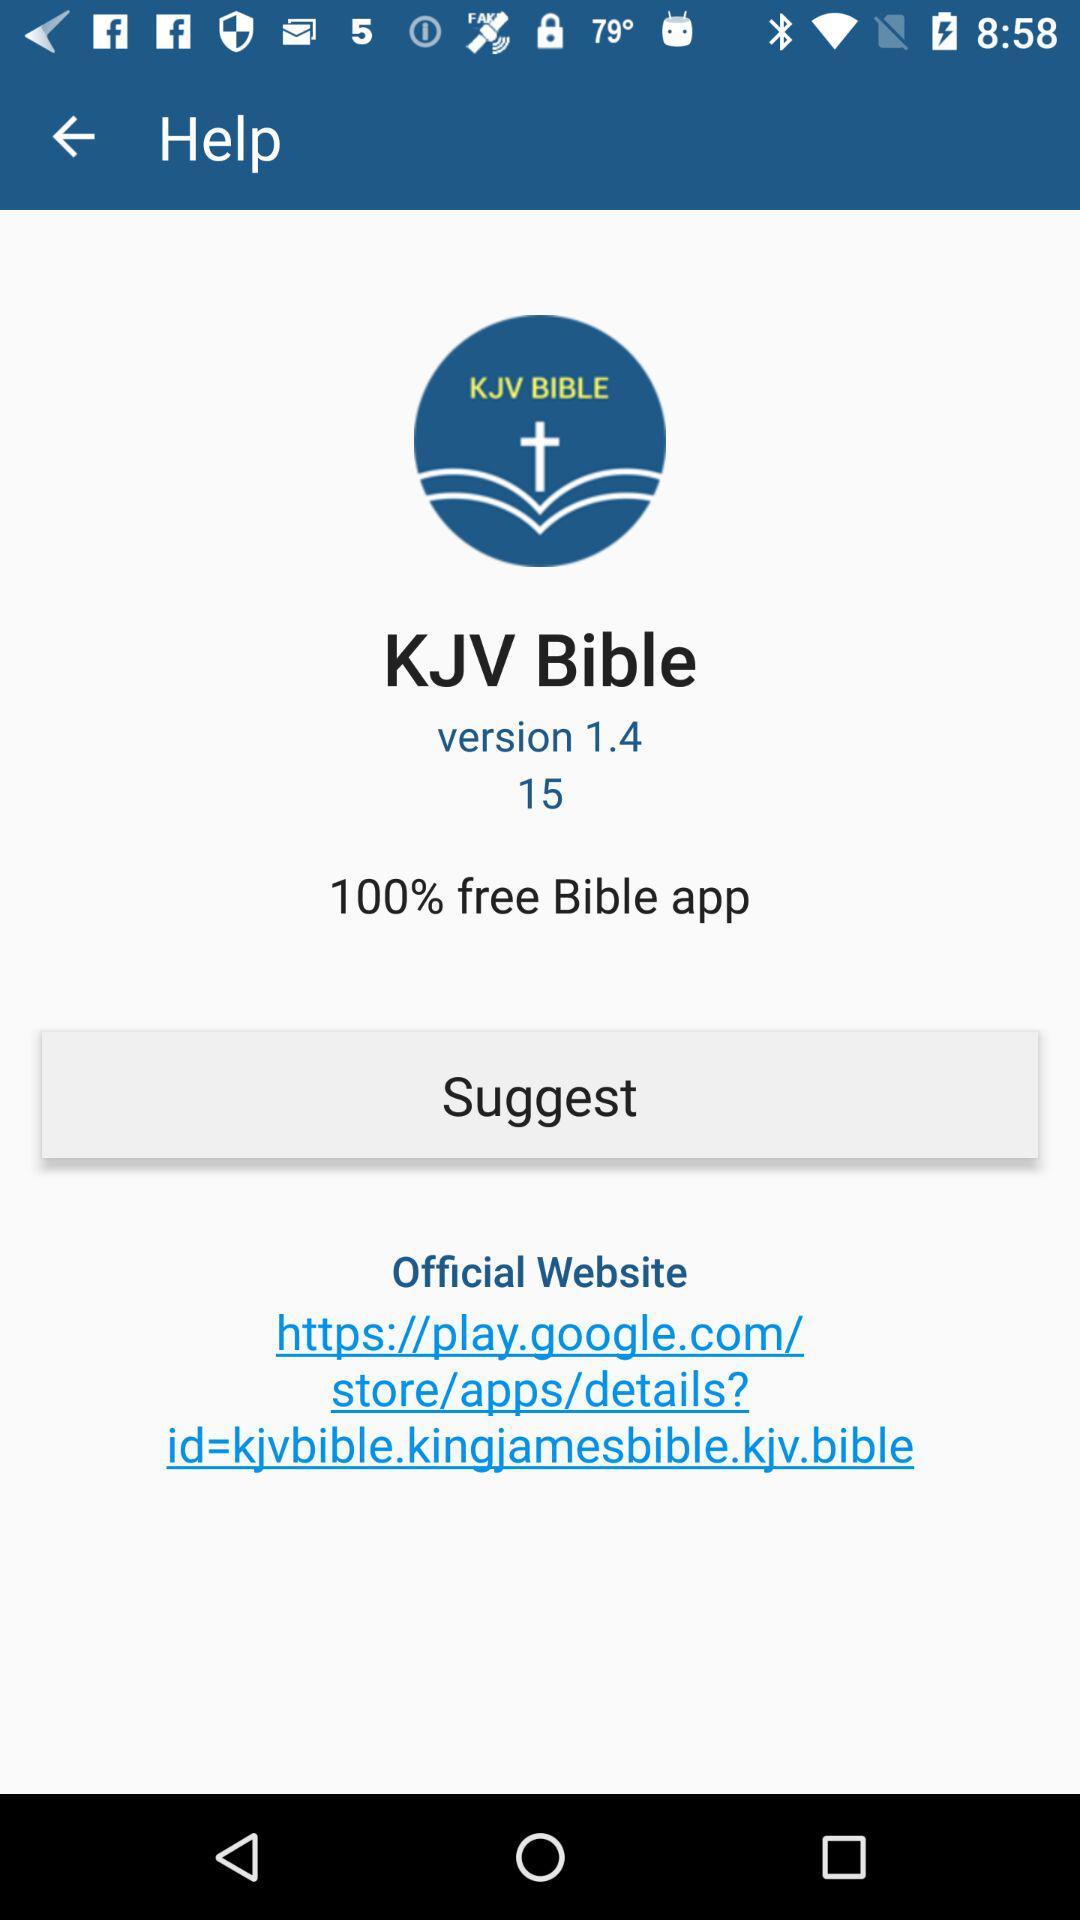 This screenshot has height=1920, width=1080. I want to click on icon above suggest icon, so click(72, 135).